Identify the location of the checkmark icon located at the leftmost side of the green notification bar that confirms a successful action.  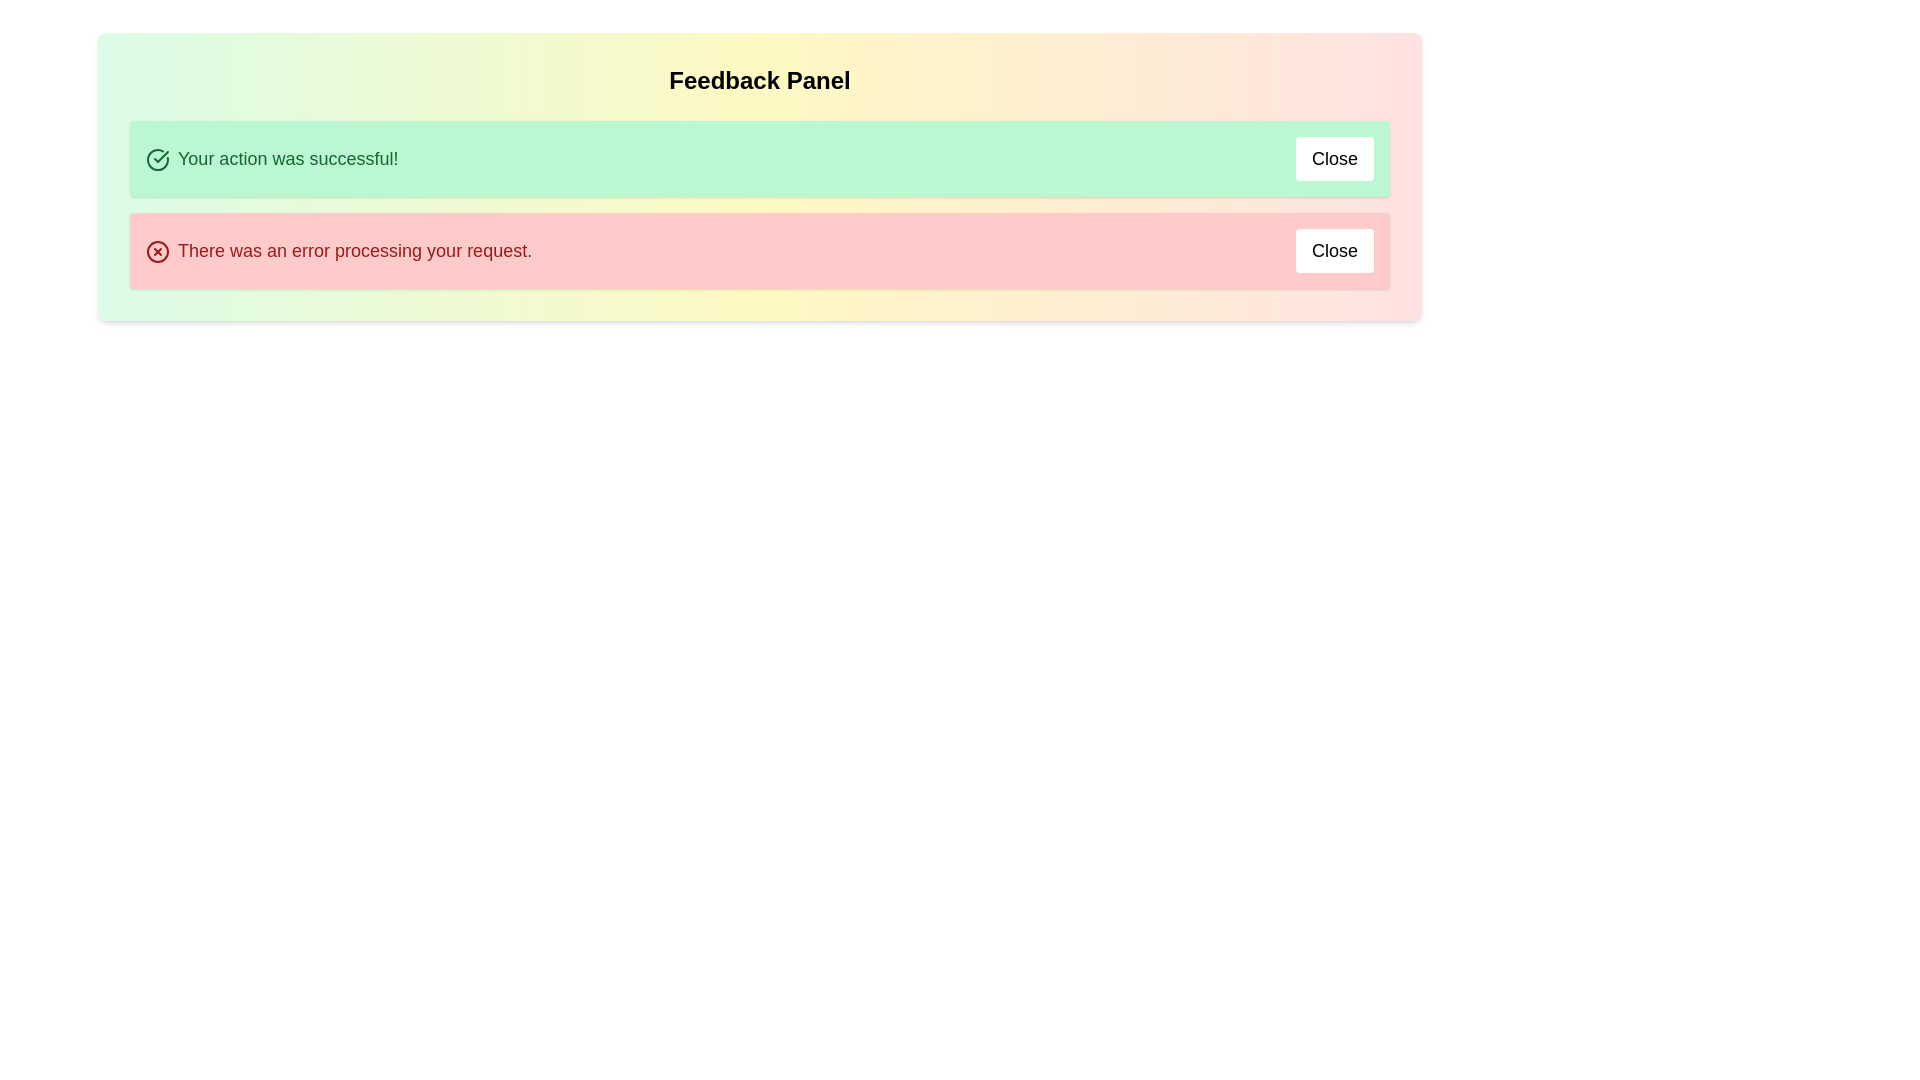
(157, 158).